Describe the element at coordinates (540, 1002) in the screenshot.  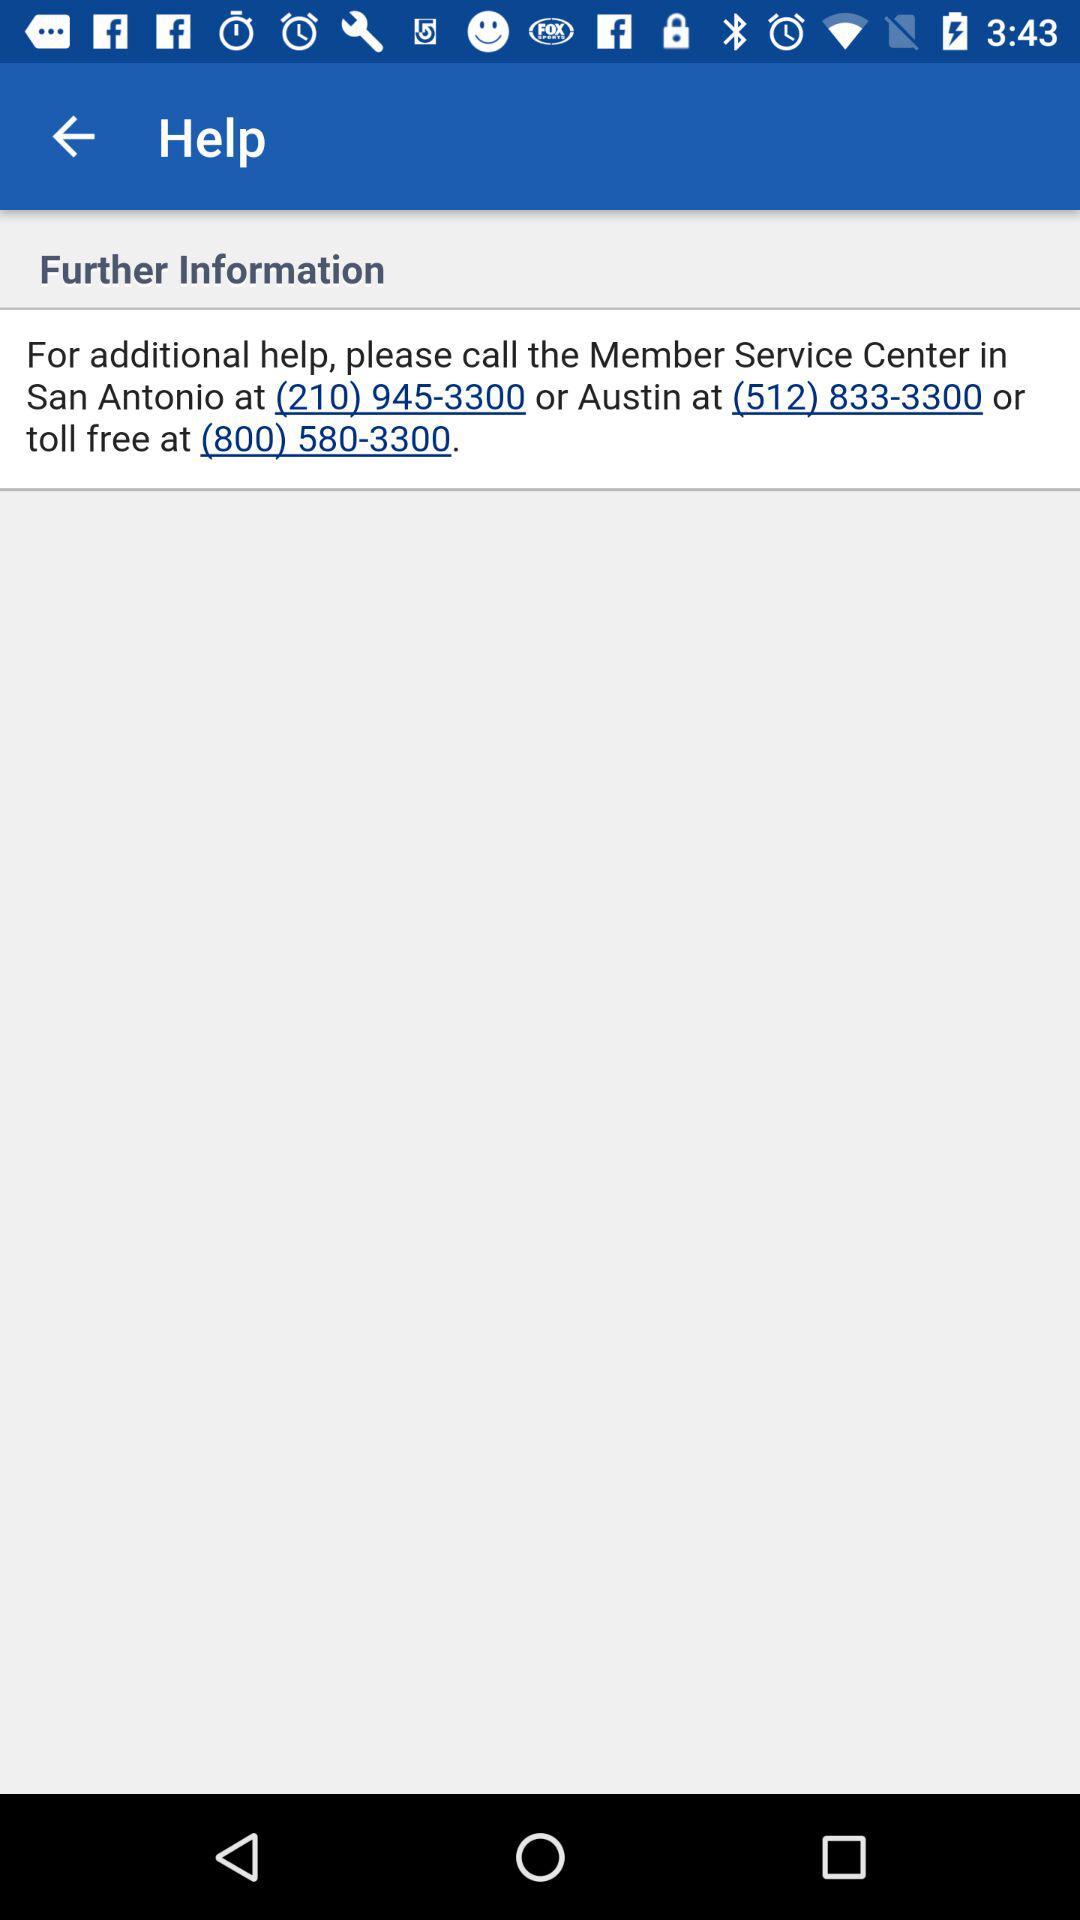
I see `help assistant` at that location.